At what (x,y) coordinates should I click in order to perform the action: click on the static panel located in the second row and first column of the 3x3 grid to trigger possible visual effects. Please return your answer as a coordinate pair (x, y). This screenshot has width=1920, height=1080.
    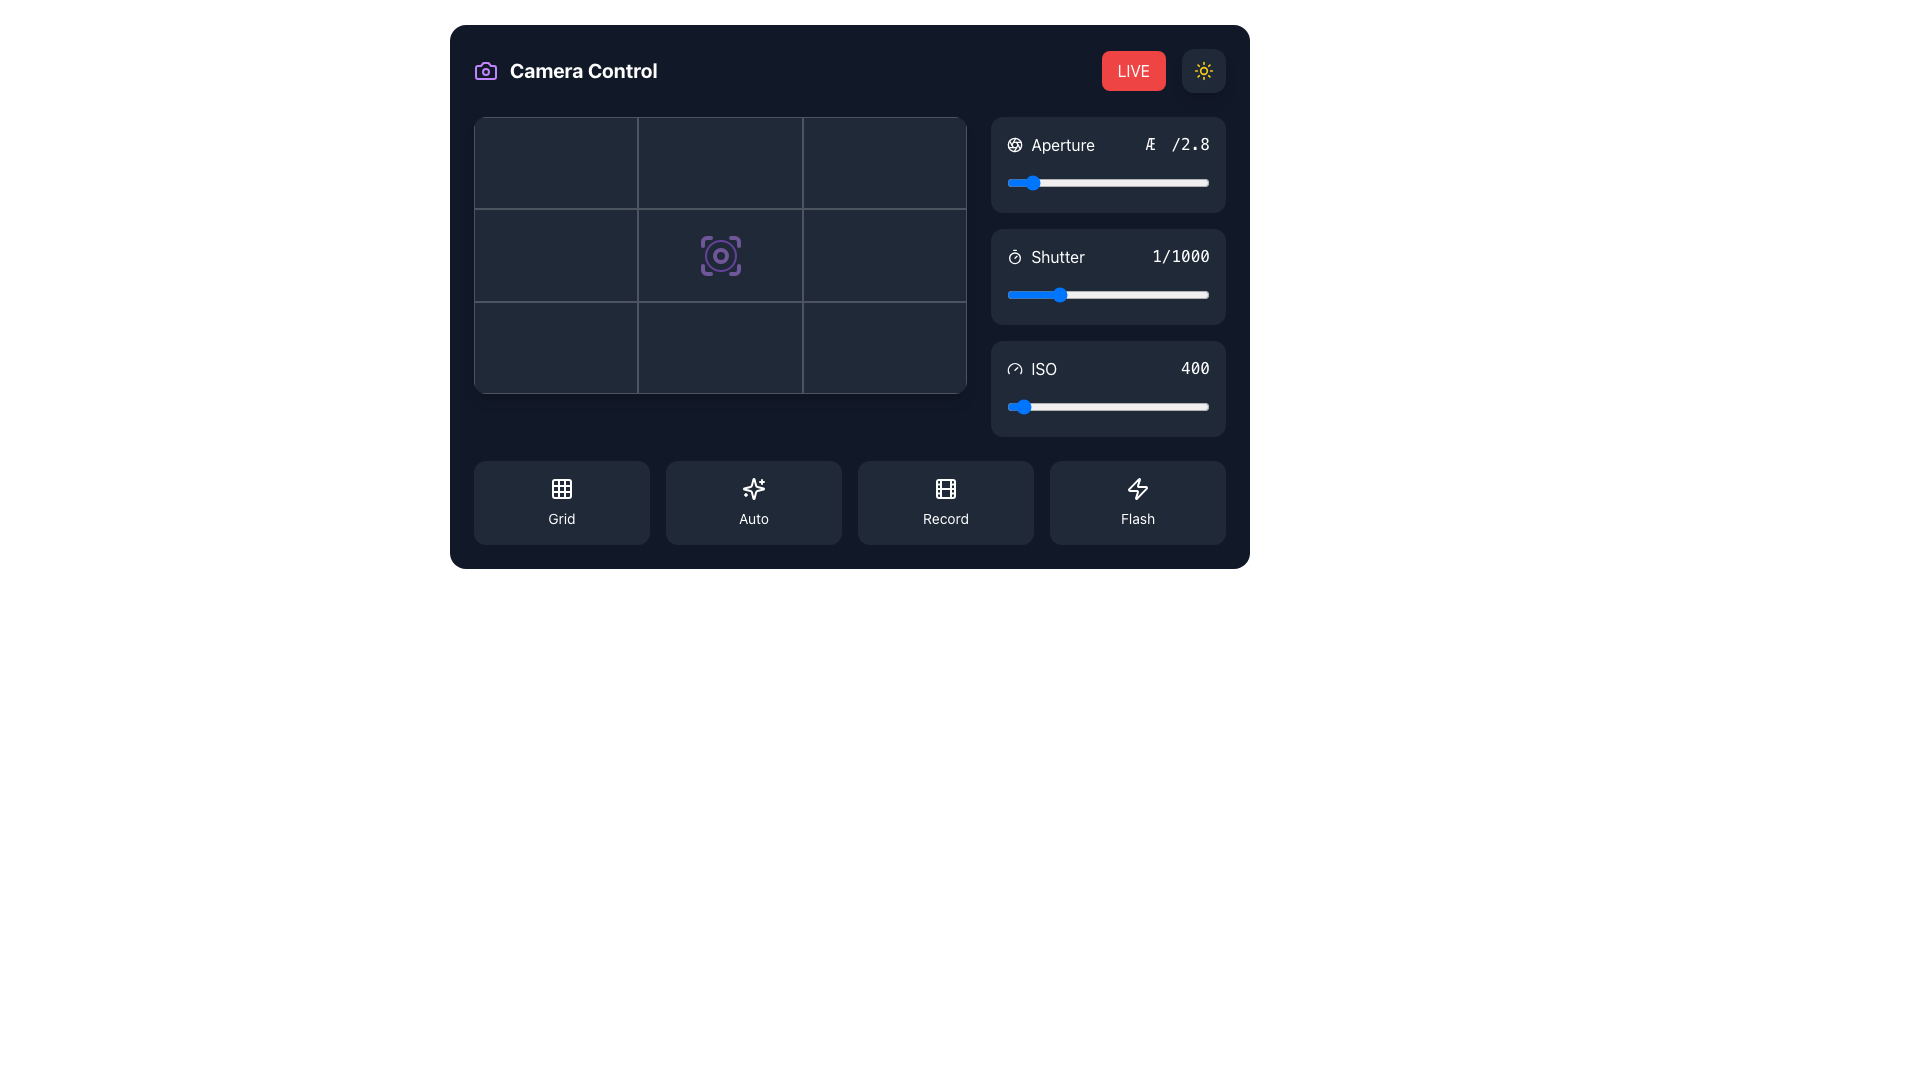
    Looking at the image, I should click on (556, 254).